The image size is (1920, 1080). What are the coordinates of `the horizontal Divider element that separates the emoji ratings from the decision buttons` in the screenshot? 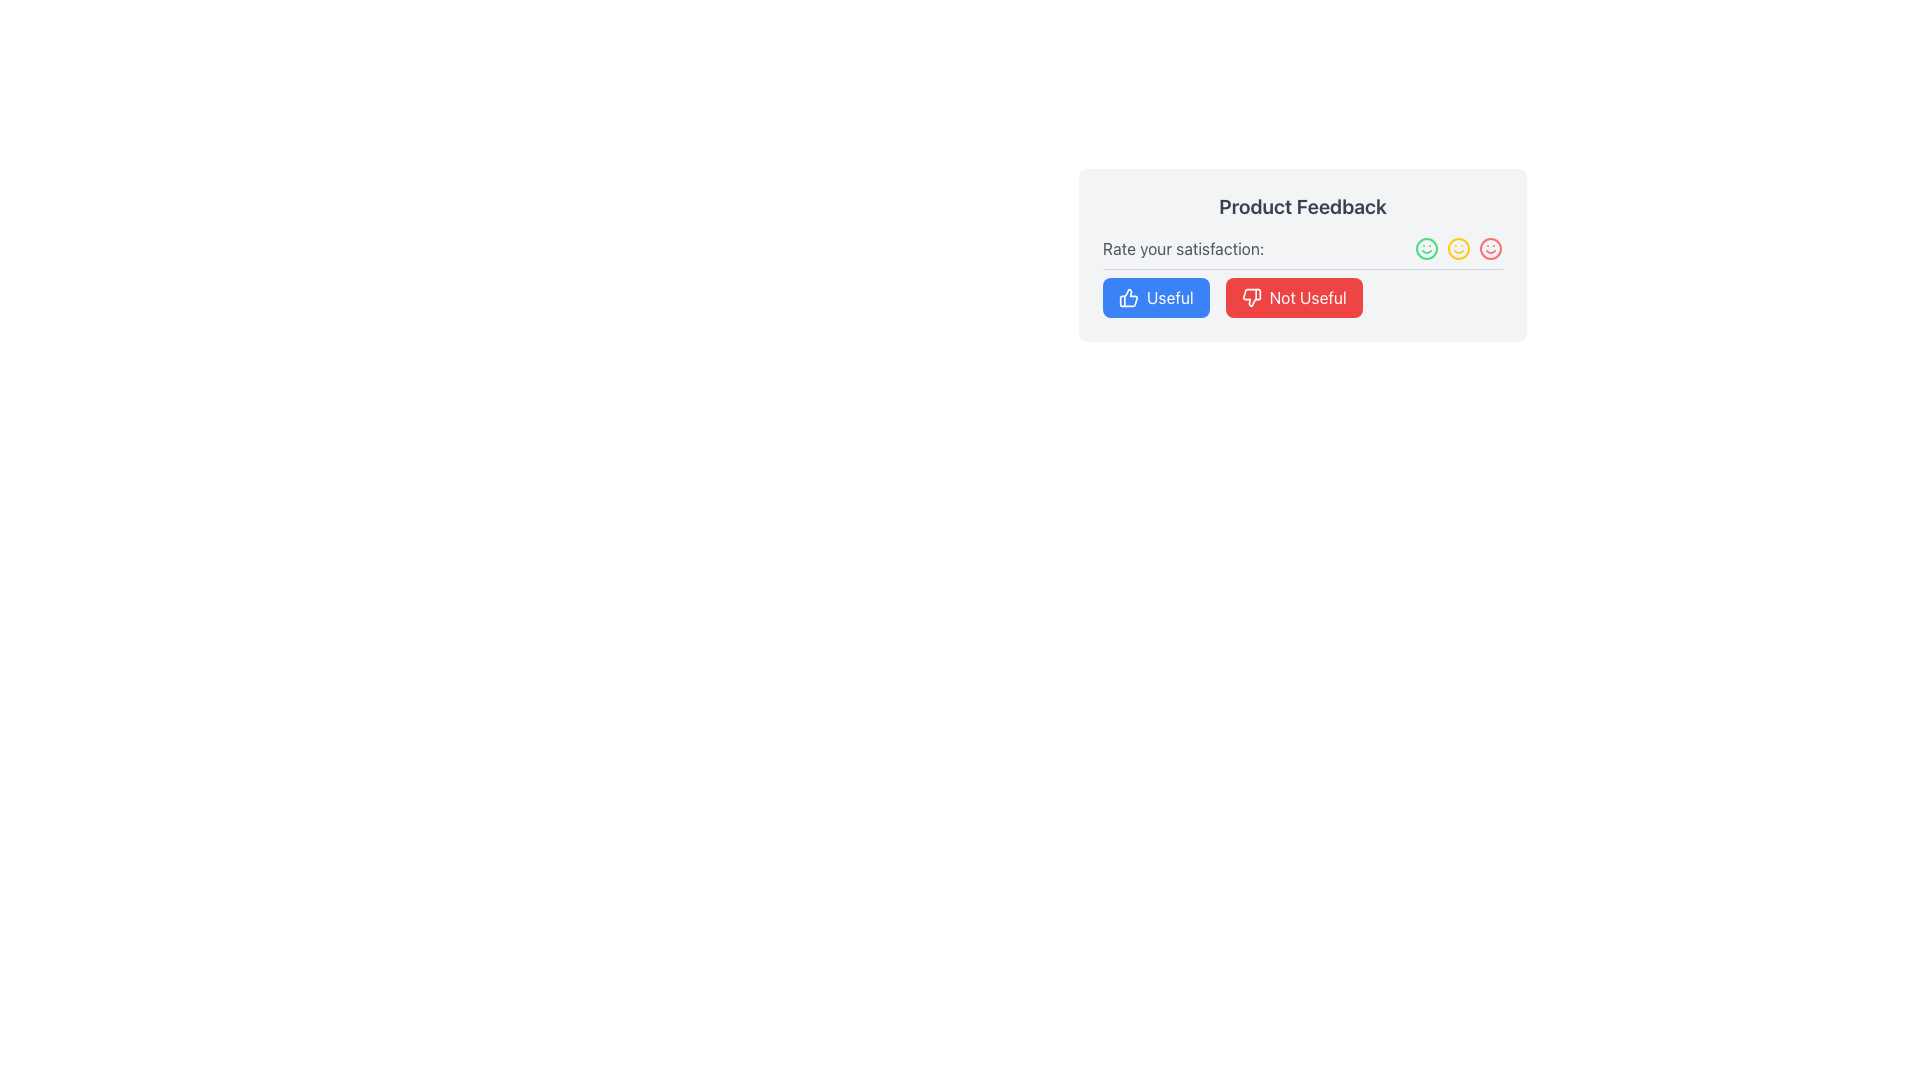 It's located at (1302, 268).